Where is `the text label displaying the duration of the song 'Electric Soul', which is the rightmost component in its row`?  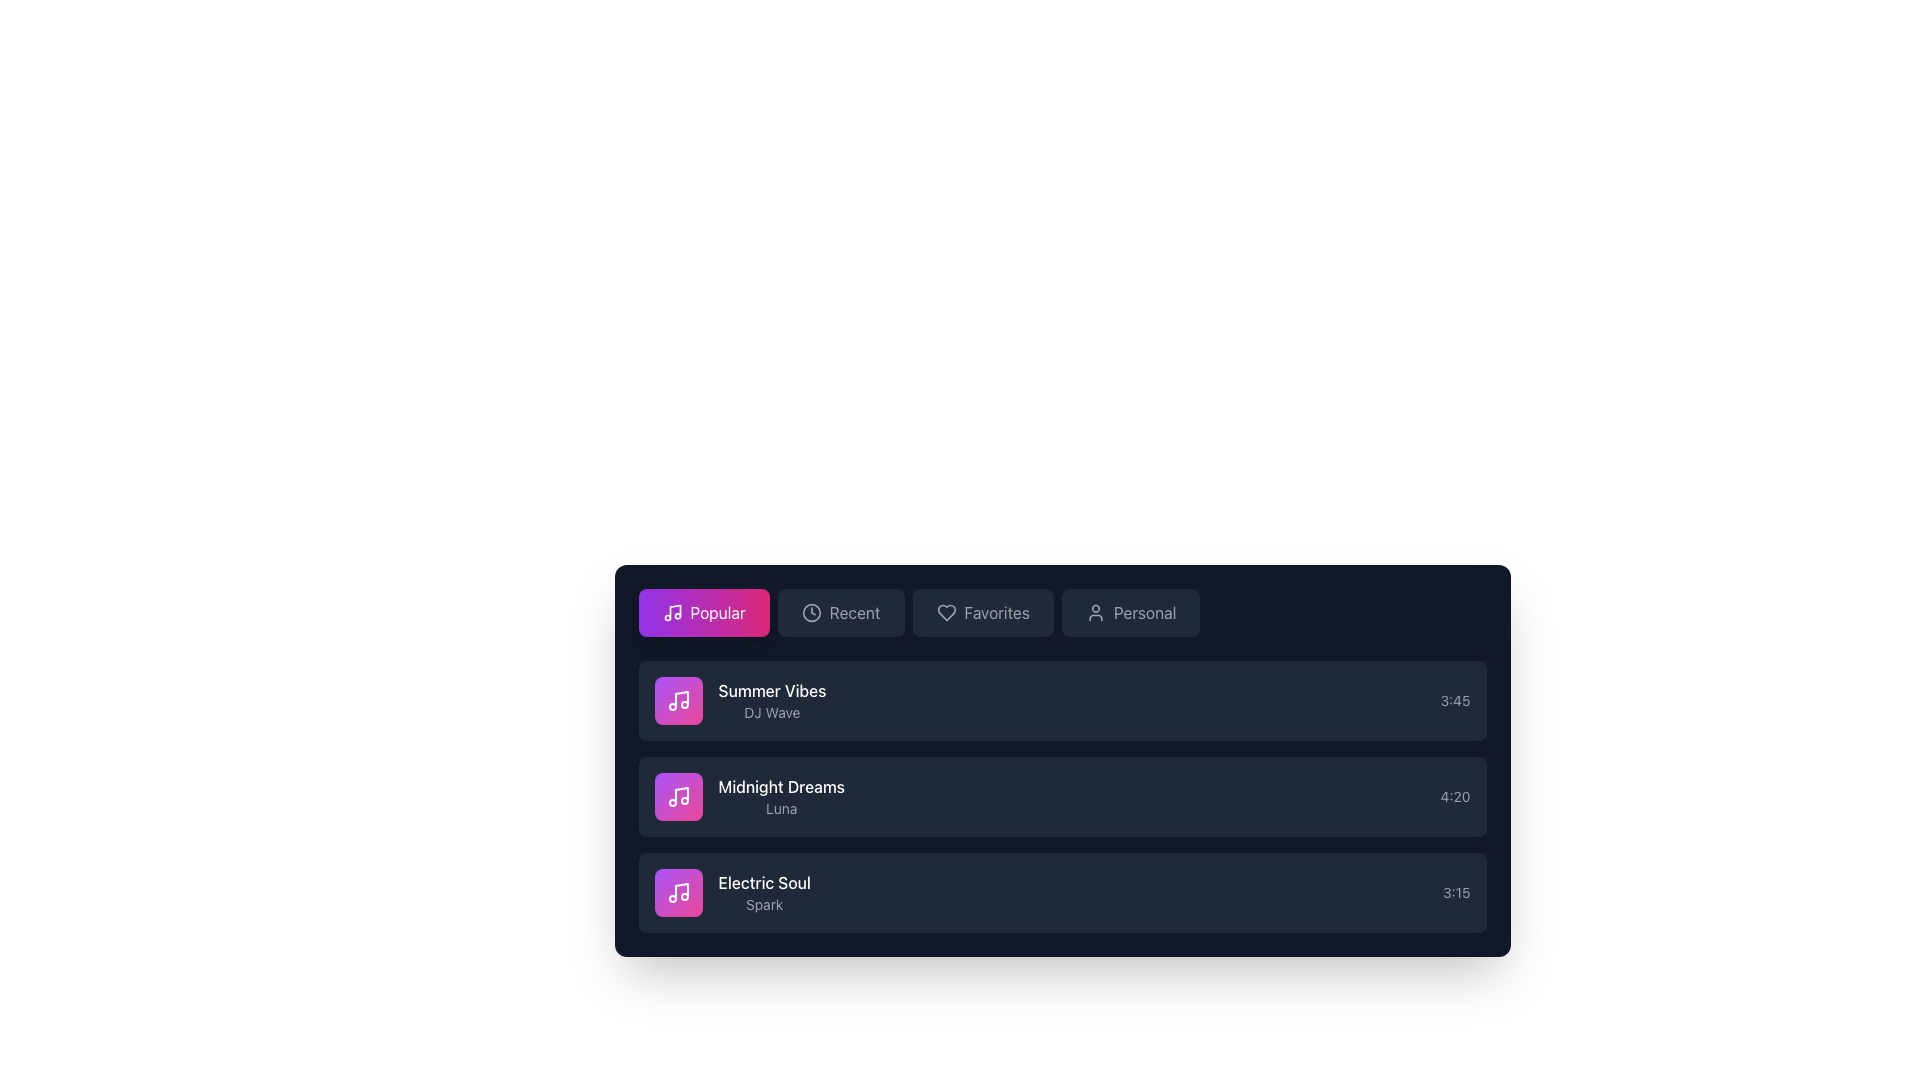
the text label displaying the duration of the song 'Electric Soul', which is the rightmost component in its row is located at coordinates (1456, 892).